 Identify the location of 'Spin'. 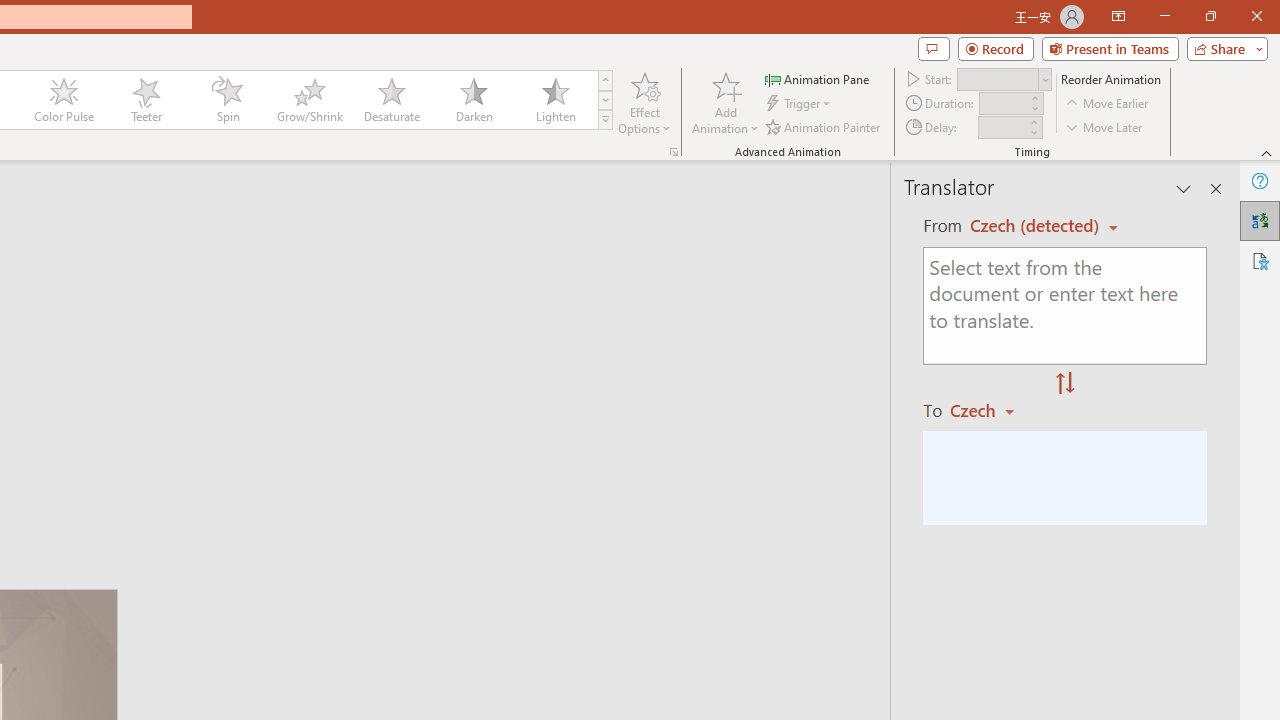
(227, 100).